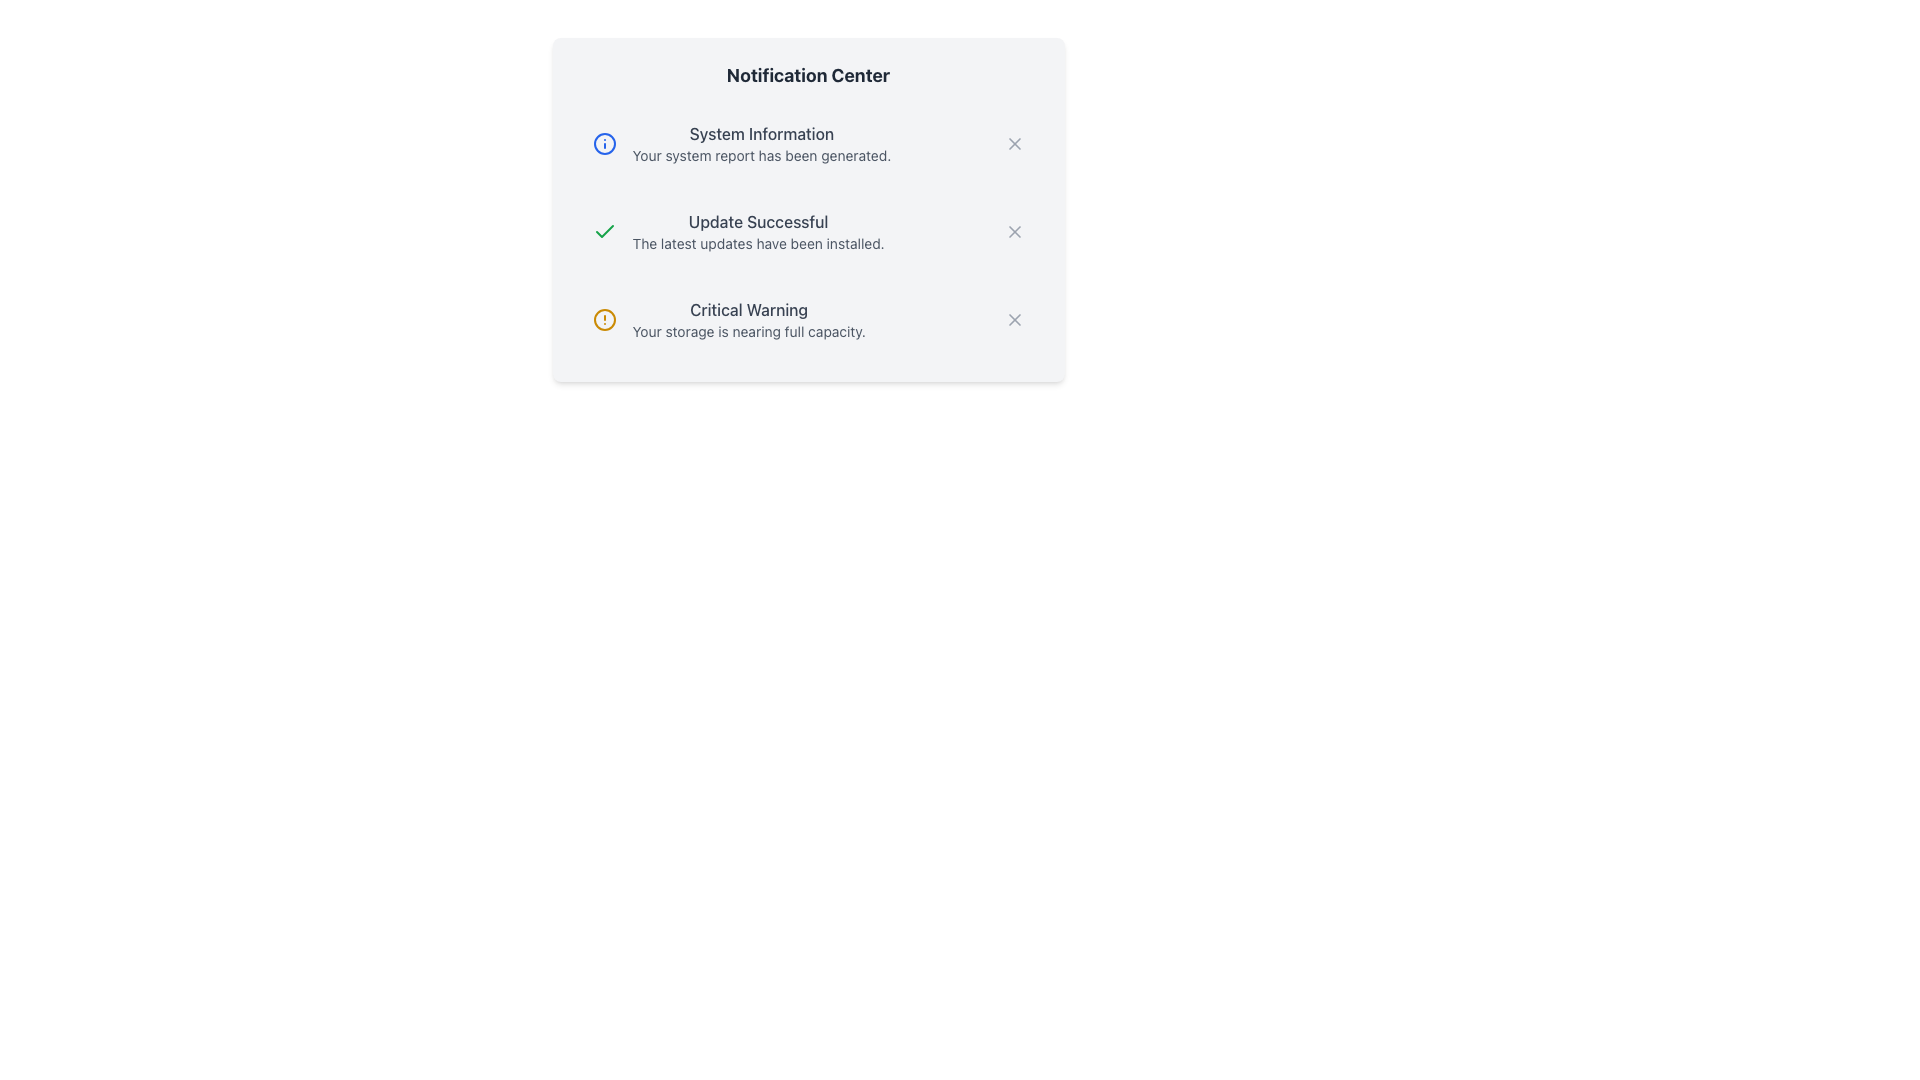  I want to click on the text label that provides additional descriptive information about the 'Critical Warning' indicator in the notification panel, so click(748, 330).